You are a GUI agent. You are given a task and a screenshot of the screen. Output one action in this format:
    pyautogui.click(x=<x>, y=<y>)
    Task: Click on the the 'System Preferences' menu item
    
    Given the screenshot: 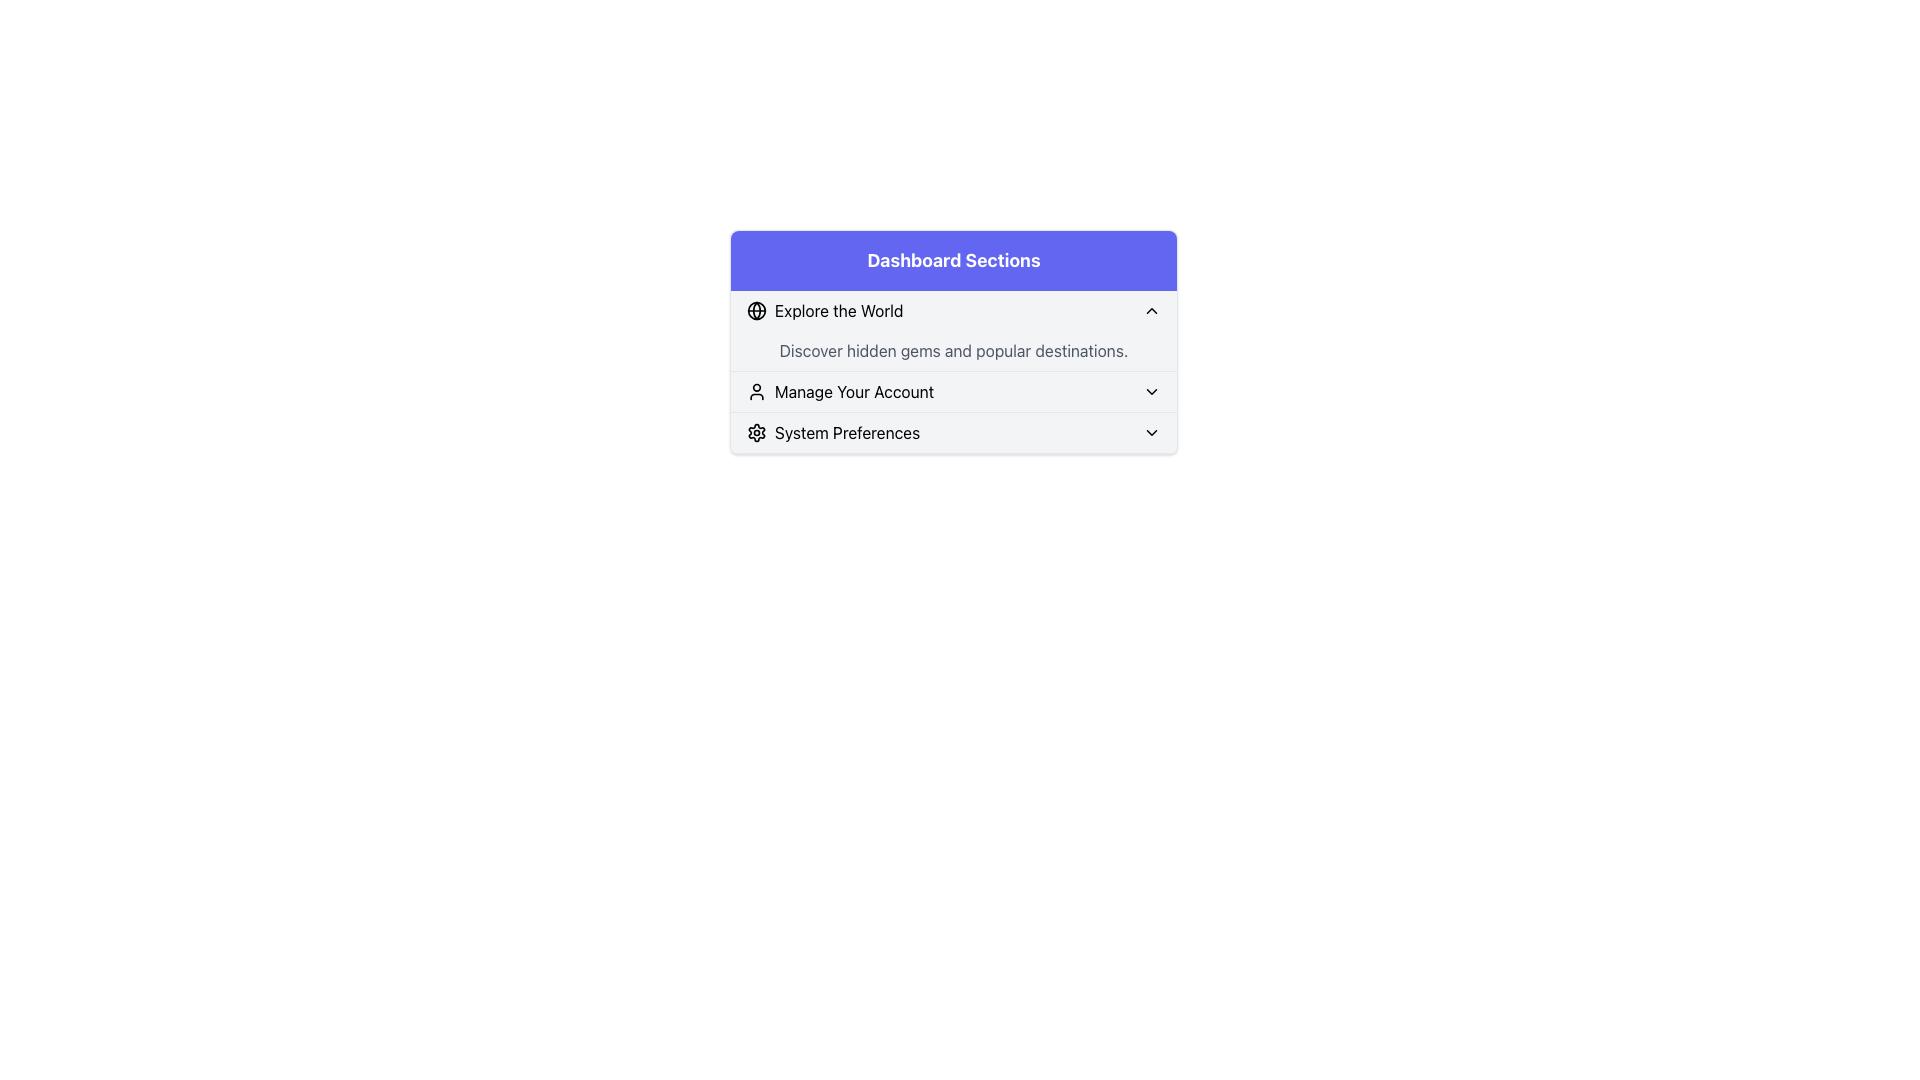 What is the action you would take?
    pyautogui.click(x=953, y=431)
    